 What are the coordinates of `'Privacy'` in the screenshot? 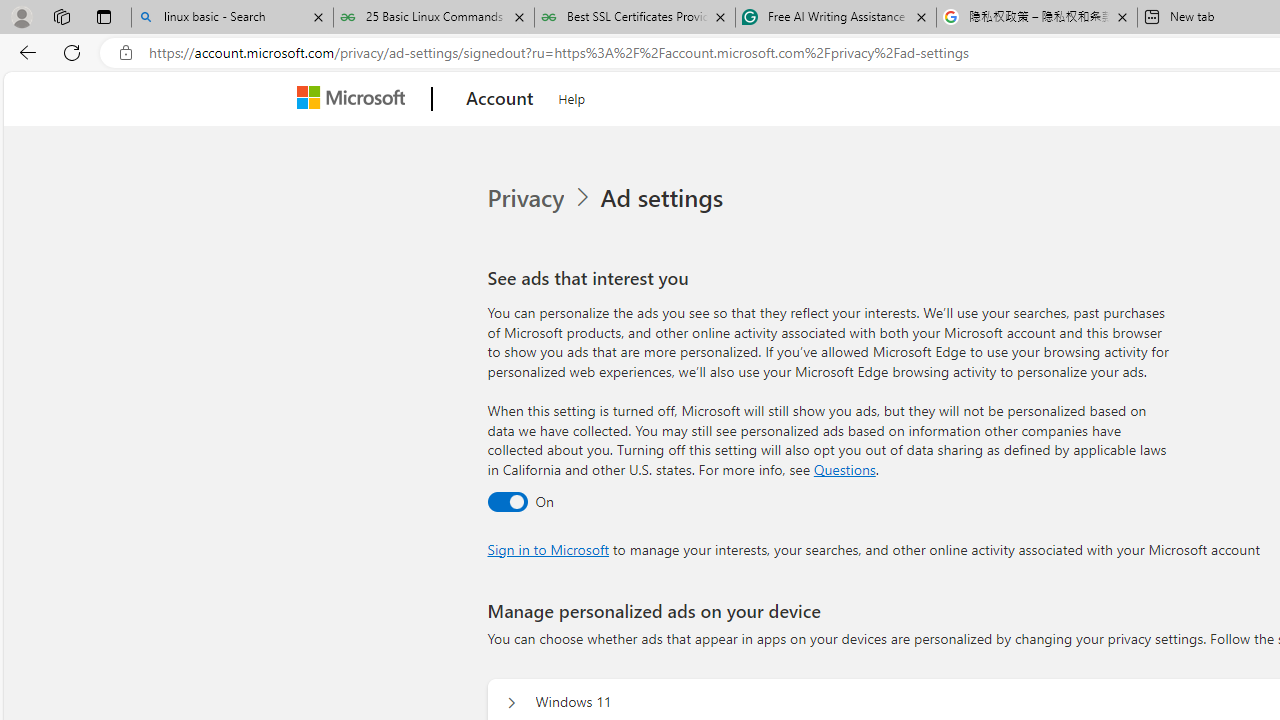 It's located at (541, 198).